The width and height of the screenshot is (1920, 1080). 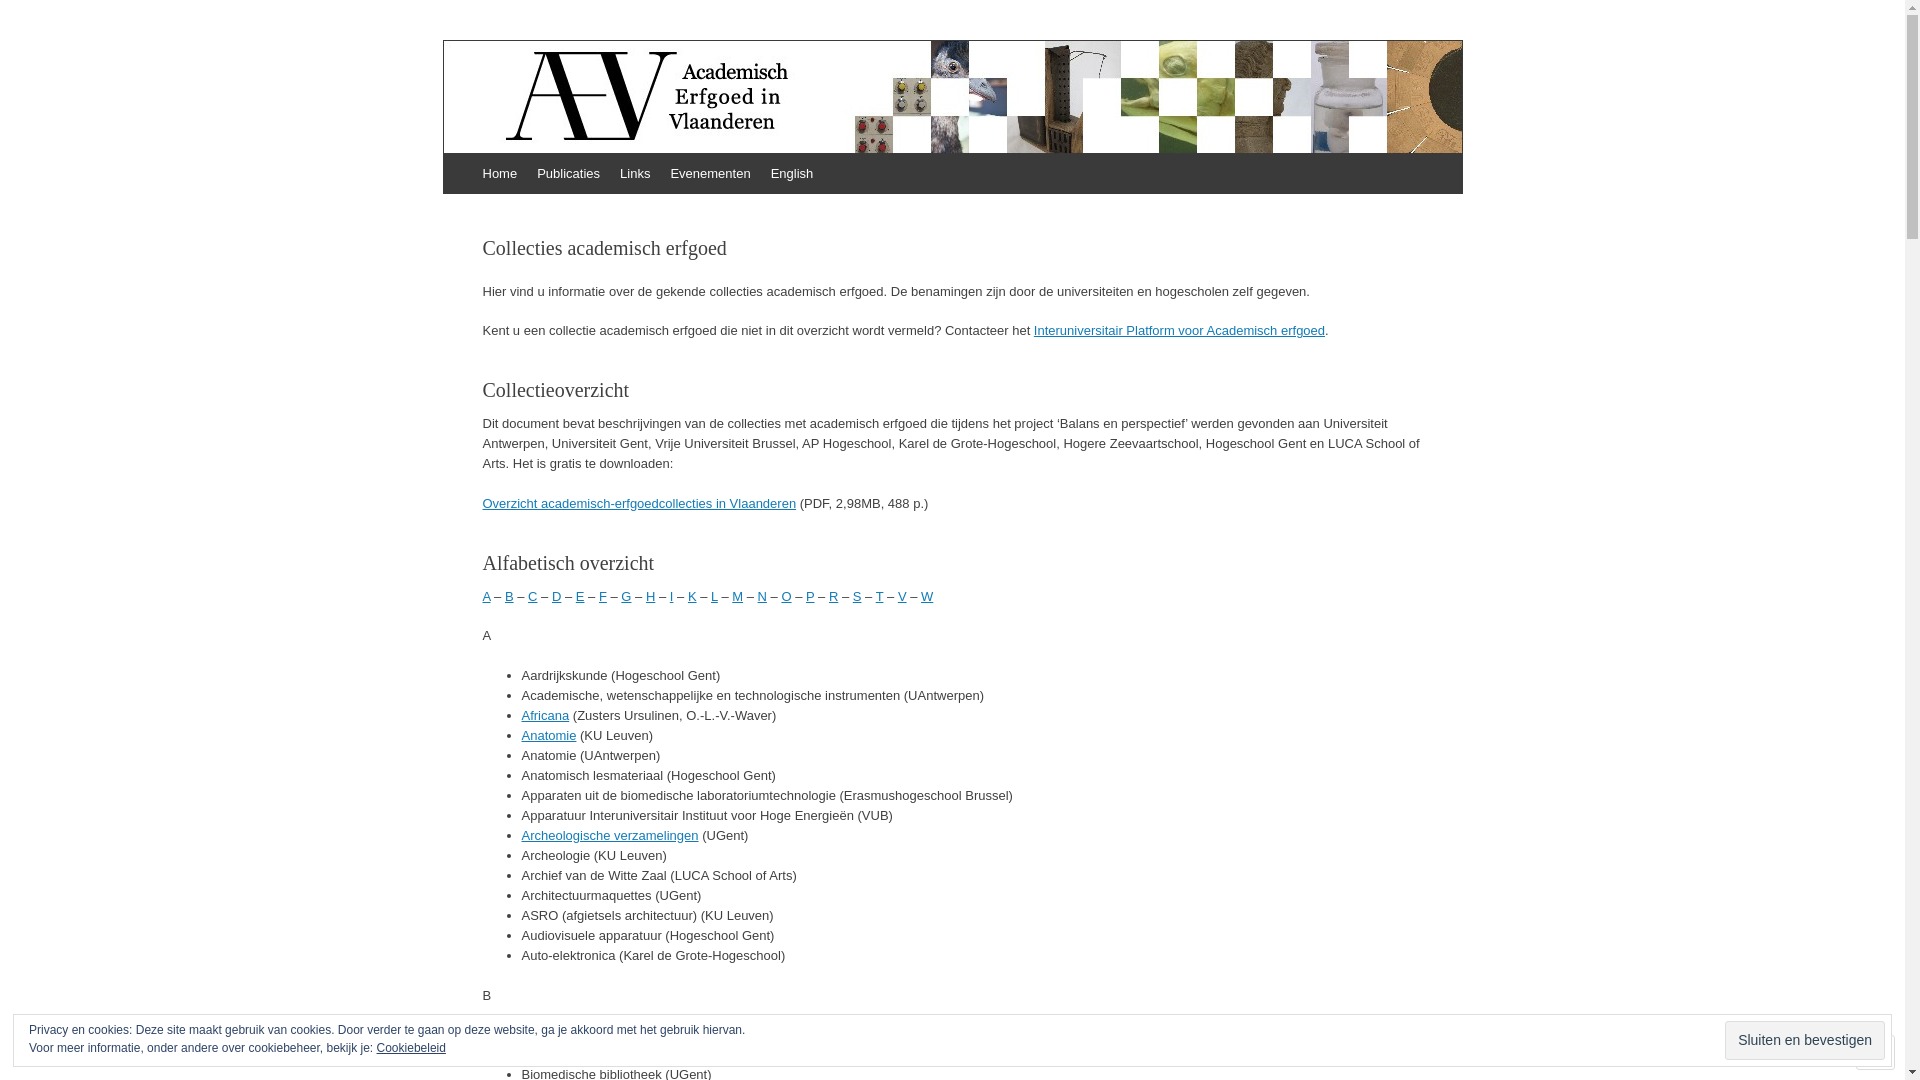 I want to click on 'Publicaties', so click(x=567, y=172).